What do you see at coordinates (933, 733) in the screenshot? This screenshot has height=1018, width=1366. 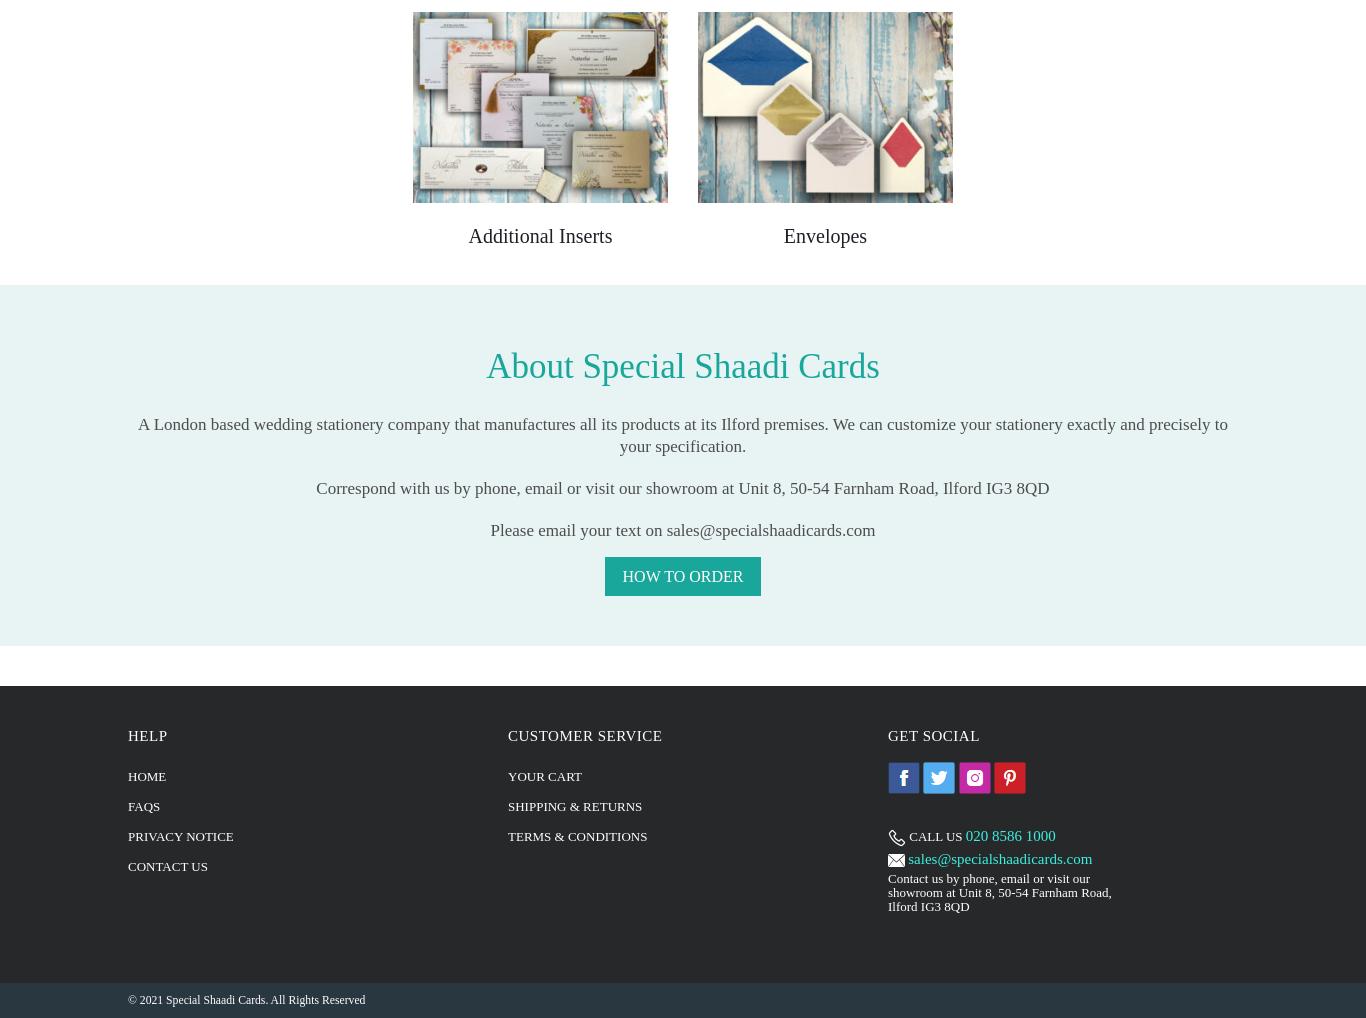 I see `'Get Social'` at bounding box center [933, 733].